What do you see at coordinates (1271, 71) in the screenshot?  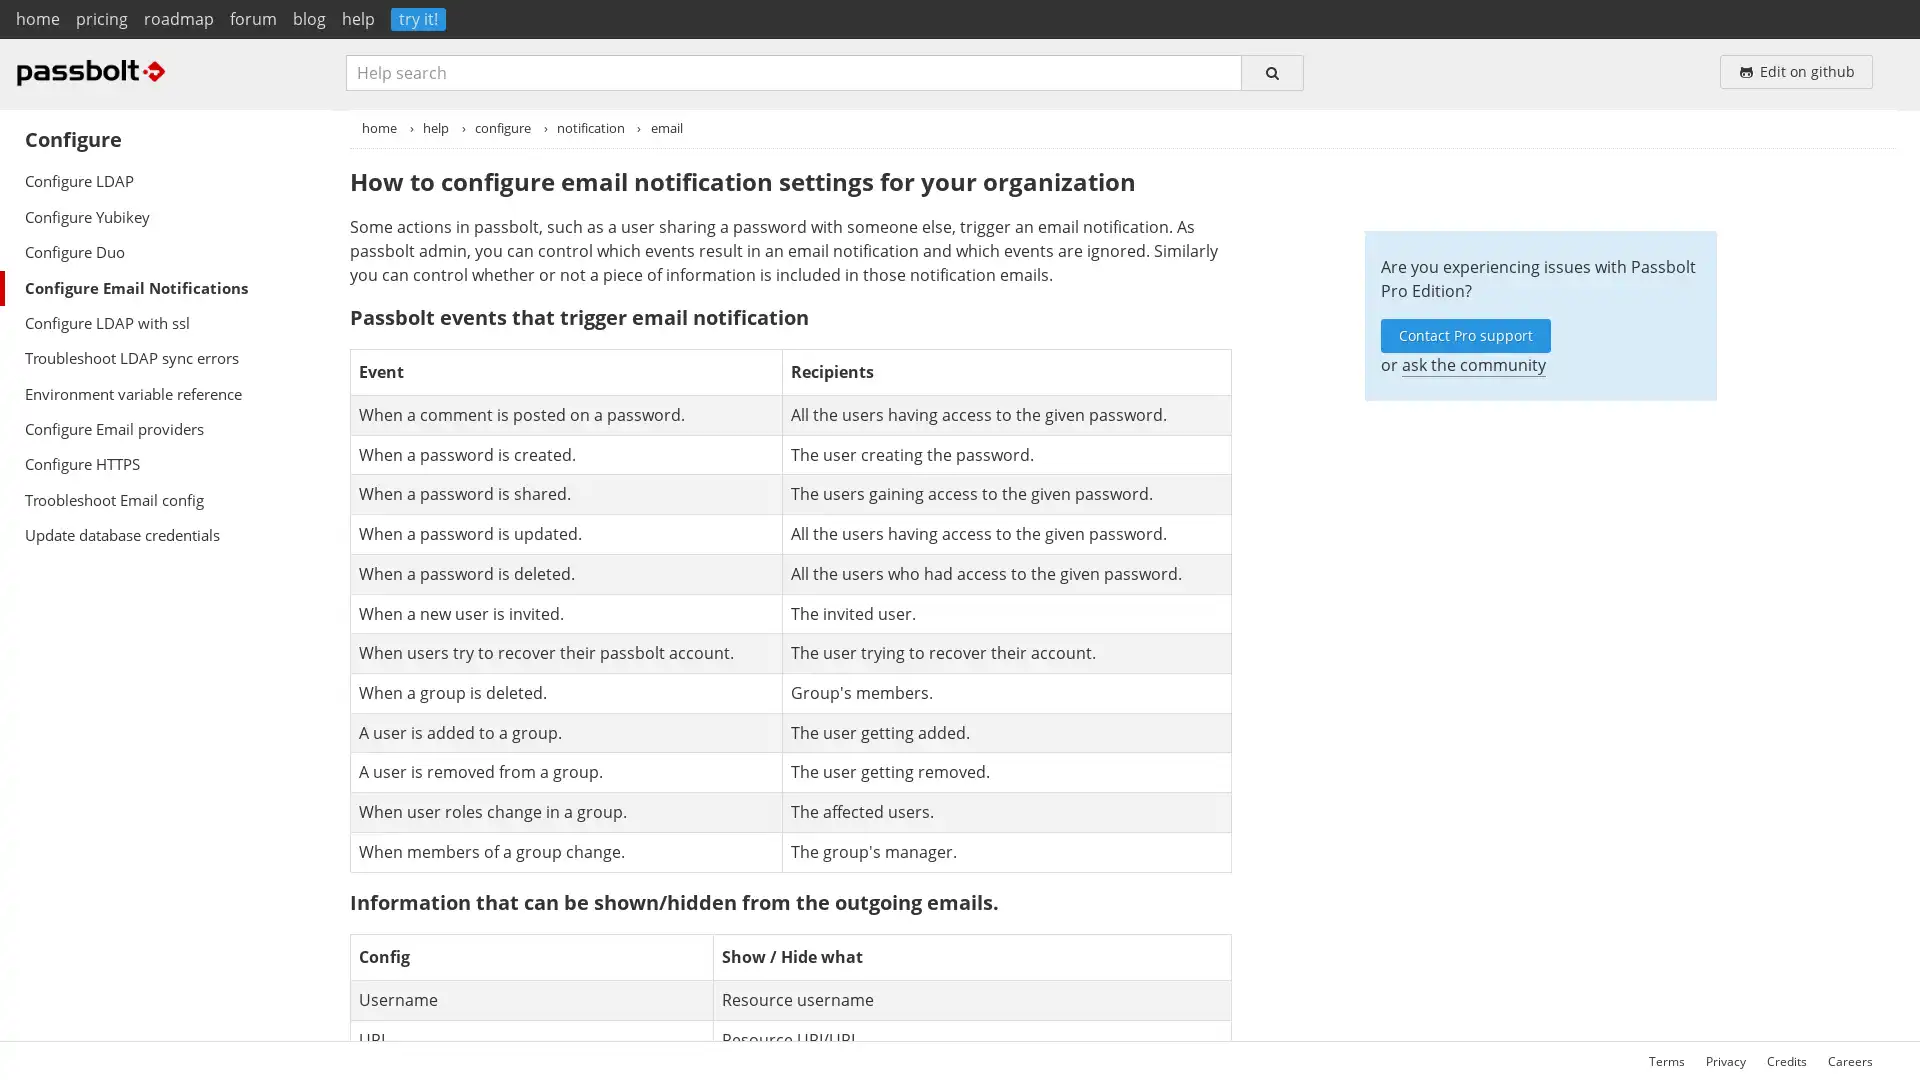 I see `search` at bounding box center [1271, 71].